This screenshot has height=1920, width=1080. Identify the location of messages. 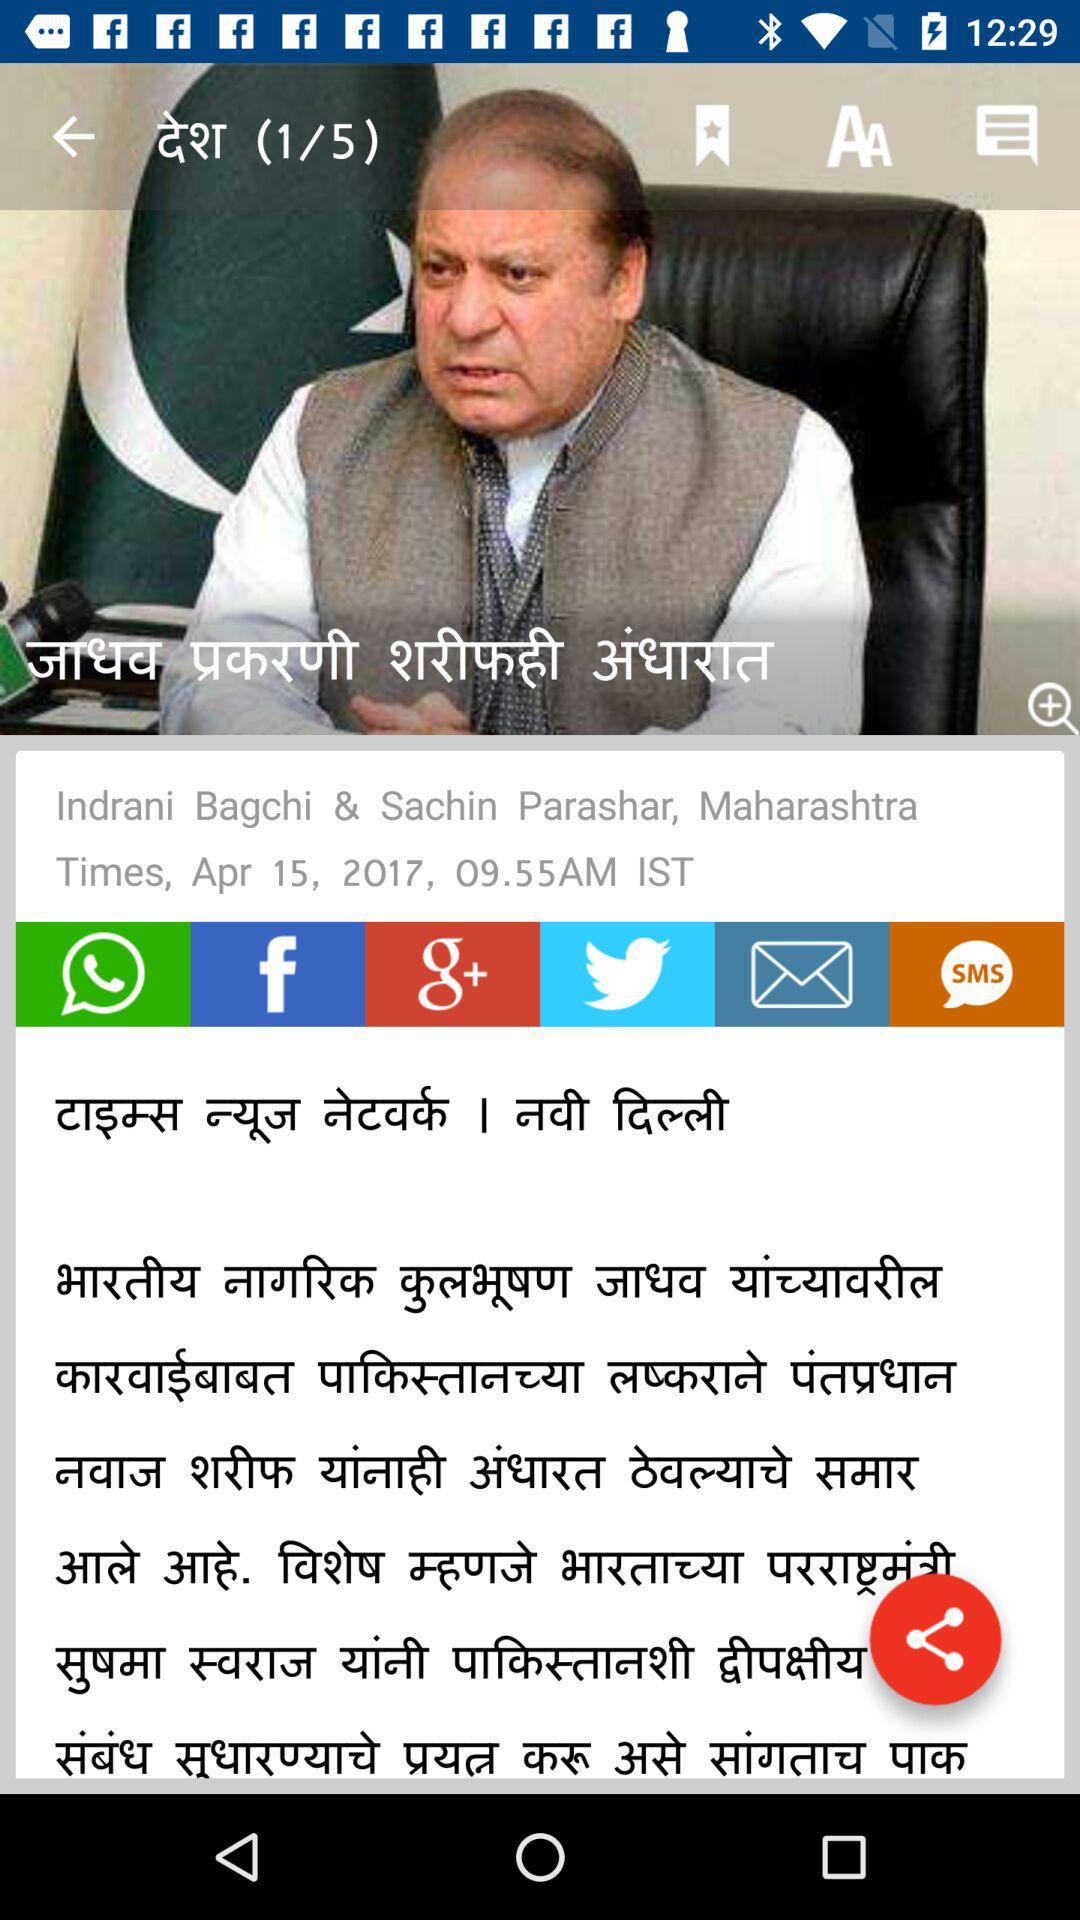
(801, 974).